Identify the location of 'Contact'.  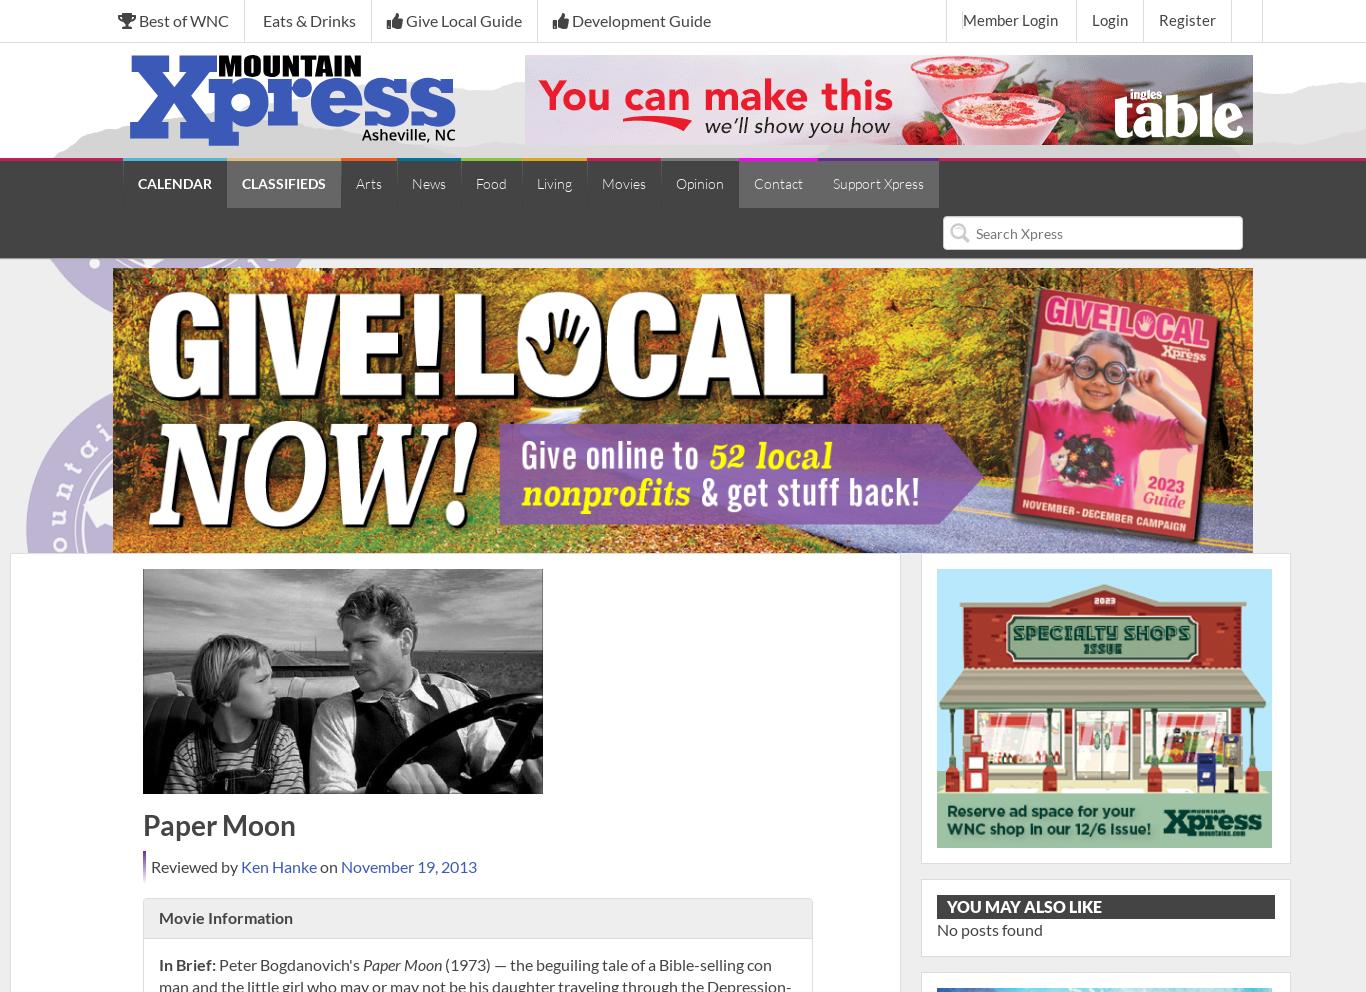
(754, 182).